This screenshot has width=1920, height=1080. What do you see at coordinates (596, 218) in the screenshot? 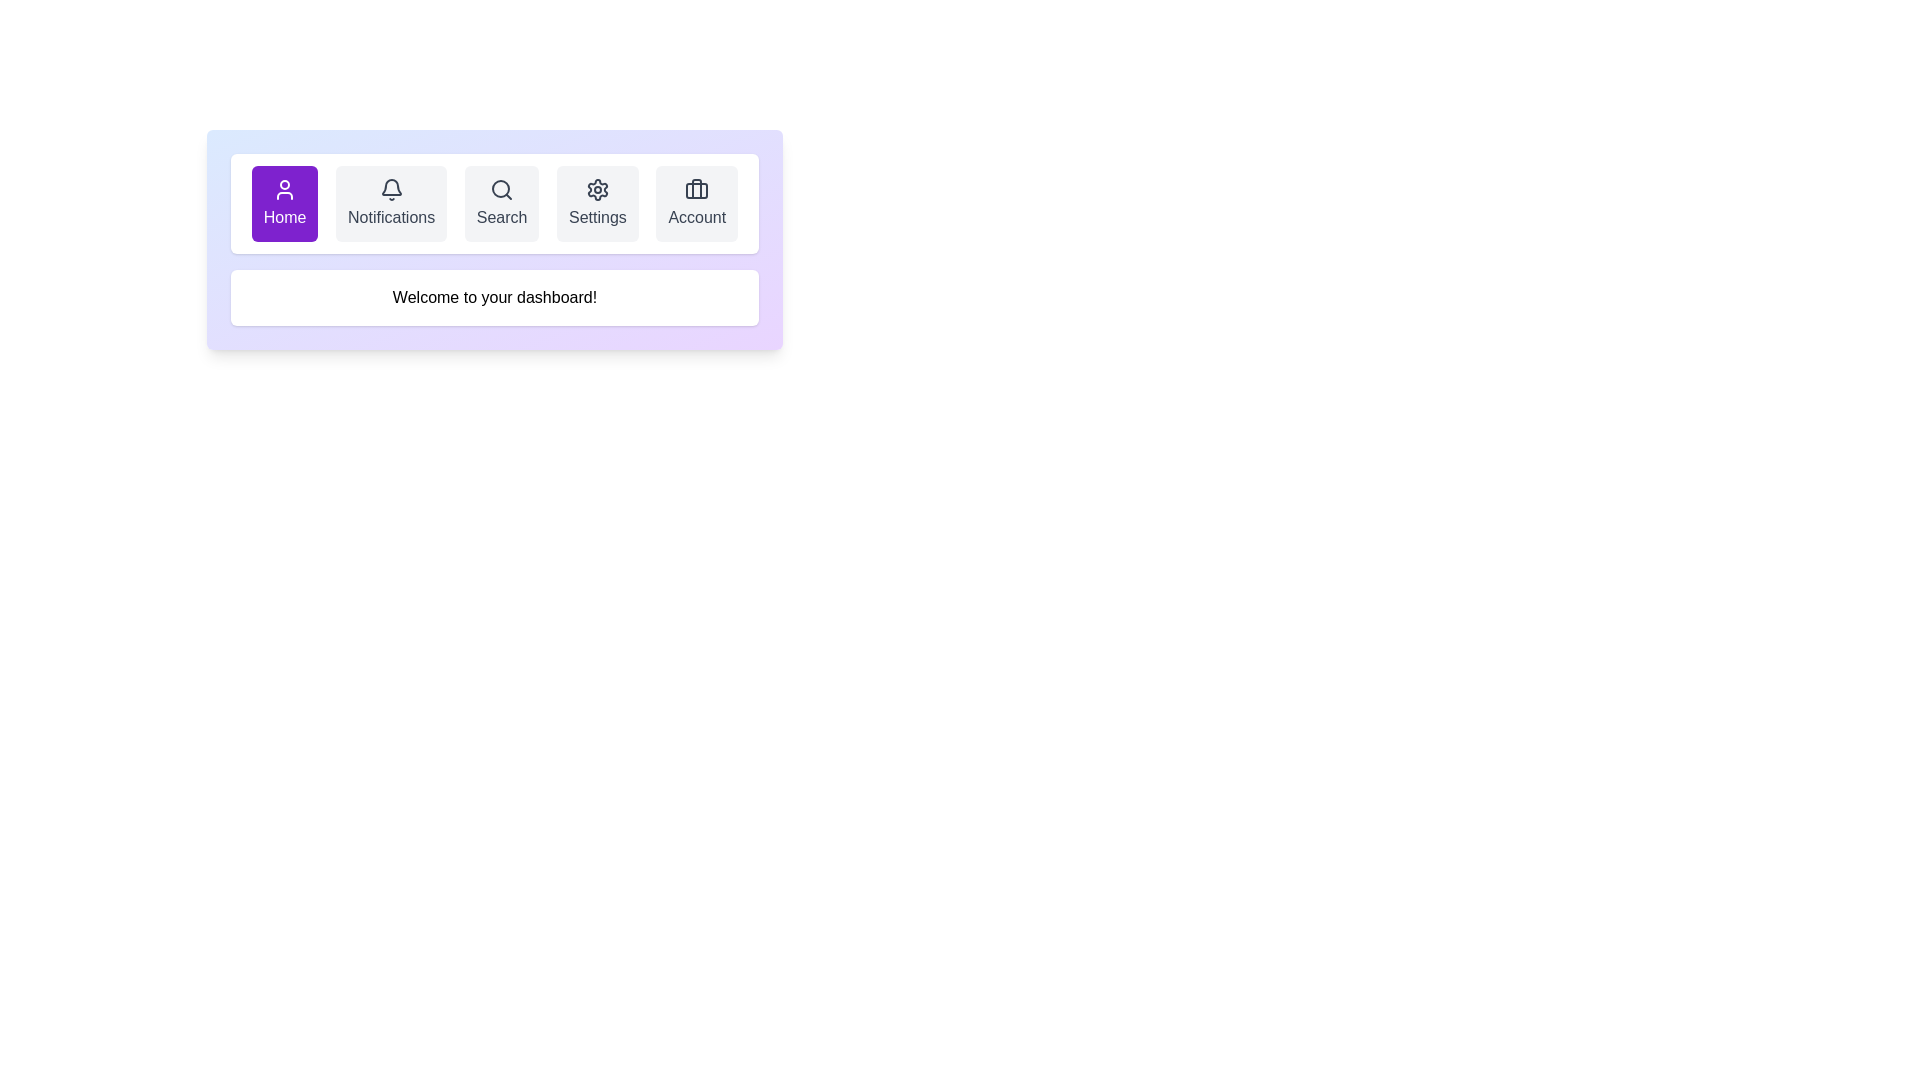
I see `text label within the settings button, which is the fourth navigational item from the left in the upper navigation menu, located between 'Search' and 'Account'` at bounding box center [596, 218].